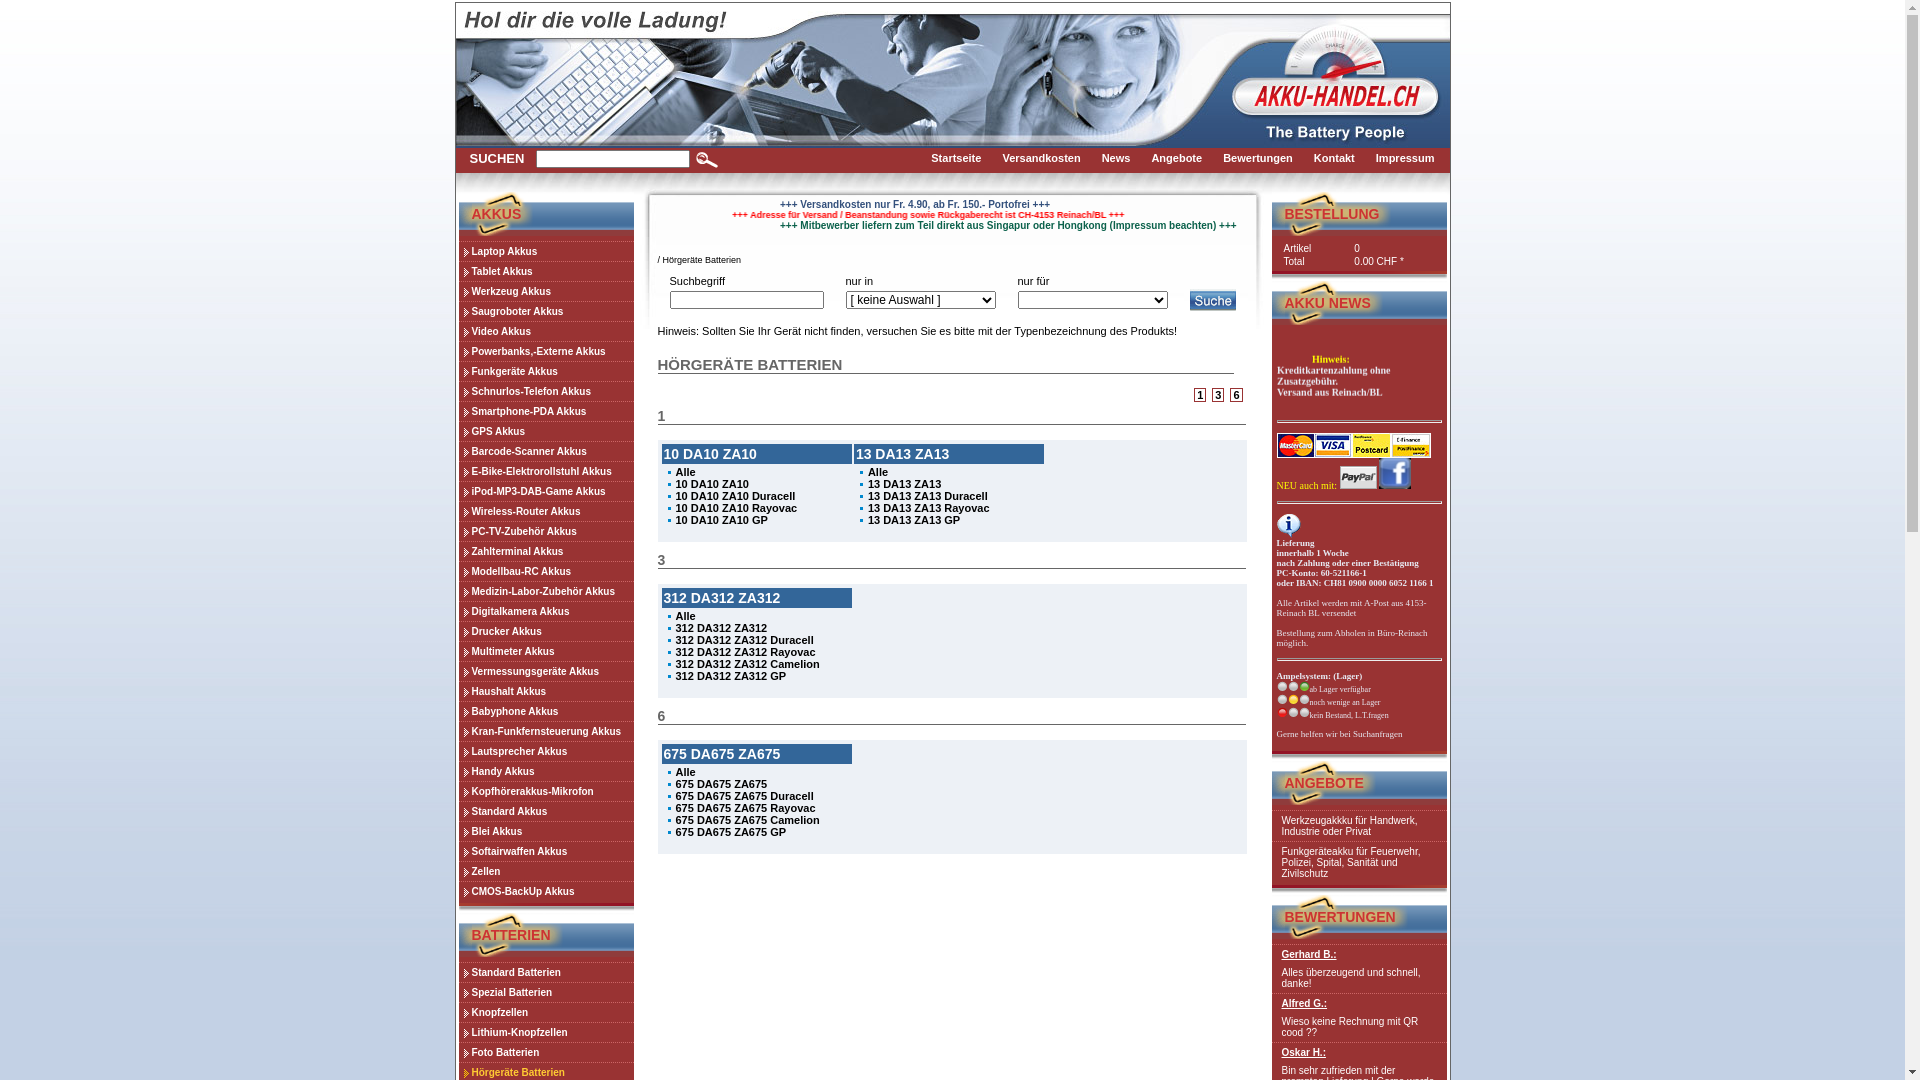 This screenshot has height=1080, width=1920. What do you see at coordinates (545, 551) in the screenshot?
I see `'Zahlterminal Akkus'` at bounding box center [545, 551].